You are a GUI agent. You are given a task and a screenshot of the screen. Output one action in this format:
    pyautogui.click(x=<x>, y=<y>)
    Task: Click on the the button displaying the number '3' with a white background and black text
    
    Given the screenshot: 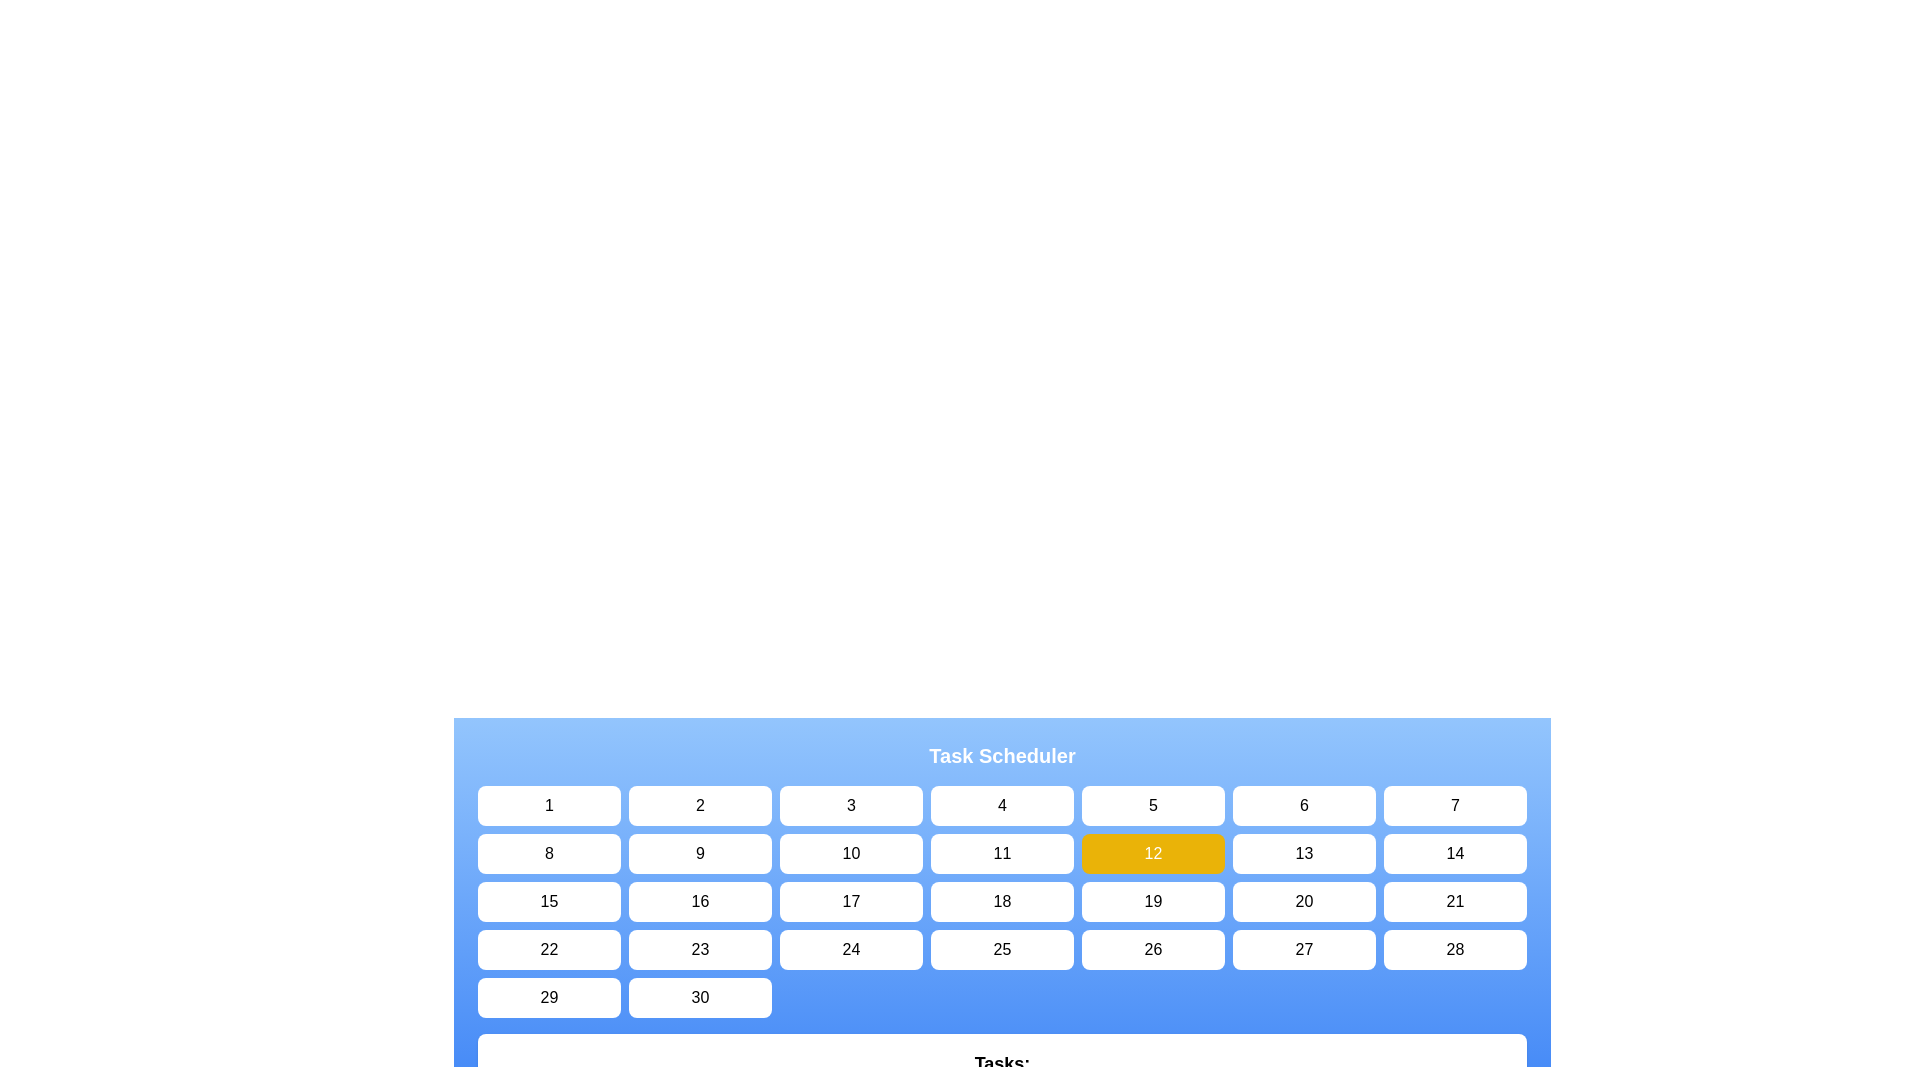 What is the action you would take?
    pyautogui.click(x=851, y=805)
    